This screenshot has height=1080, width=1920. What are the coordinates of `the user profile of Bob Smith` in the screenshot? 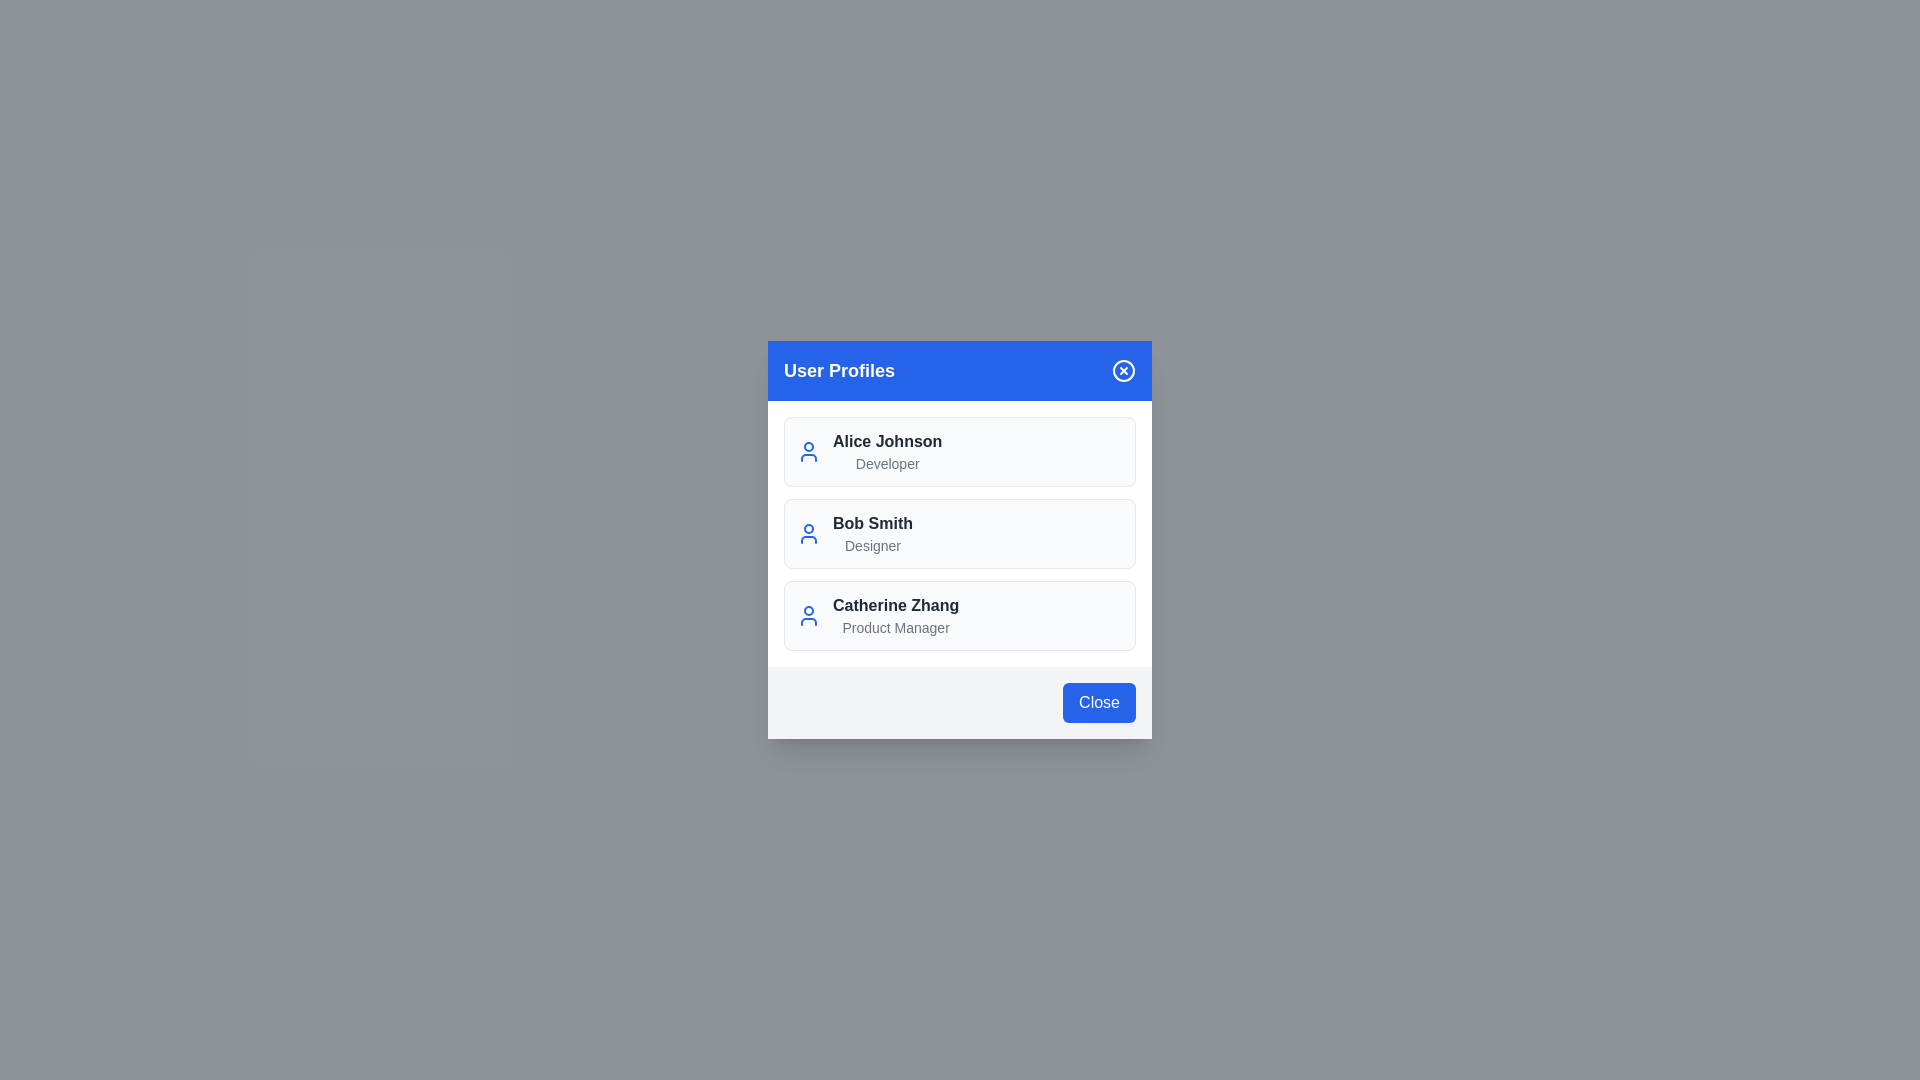 It's located at (960, 532).